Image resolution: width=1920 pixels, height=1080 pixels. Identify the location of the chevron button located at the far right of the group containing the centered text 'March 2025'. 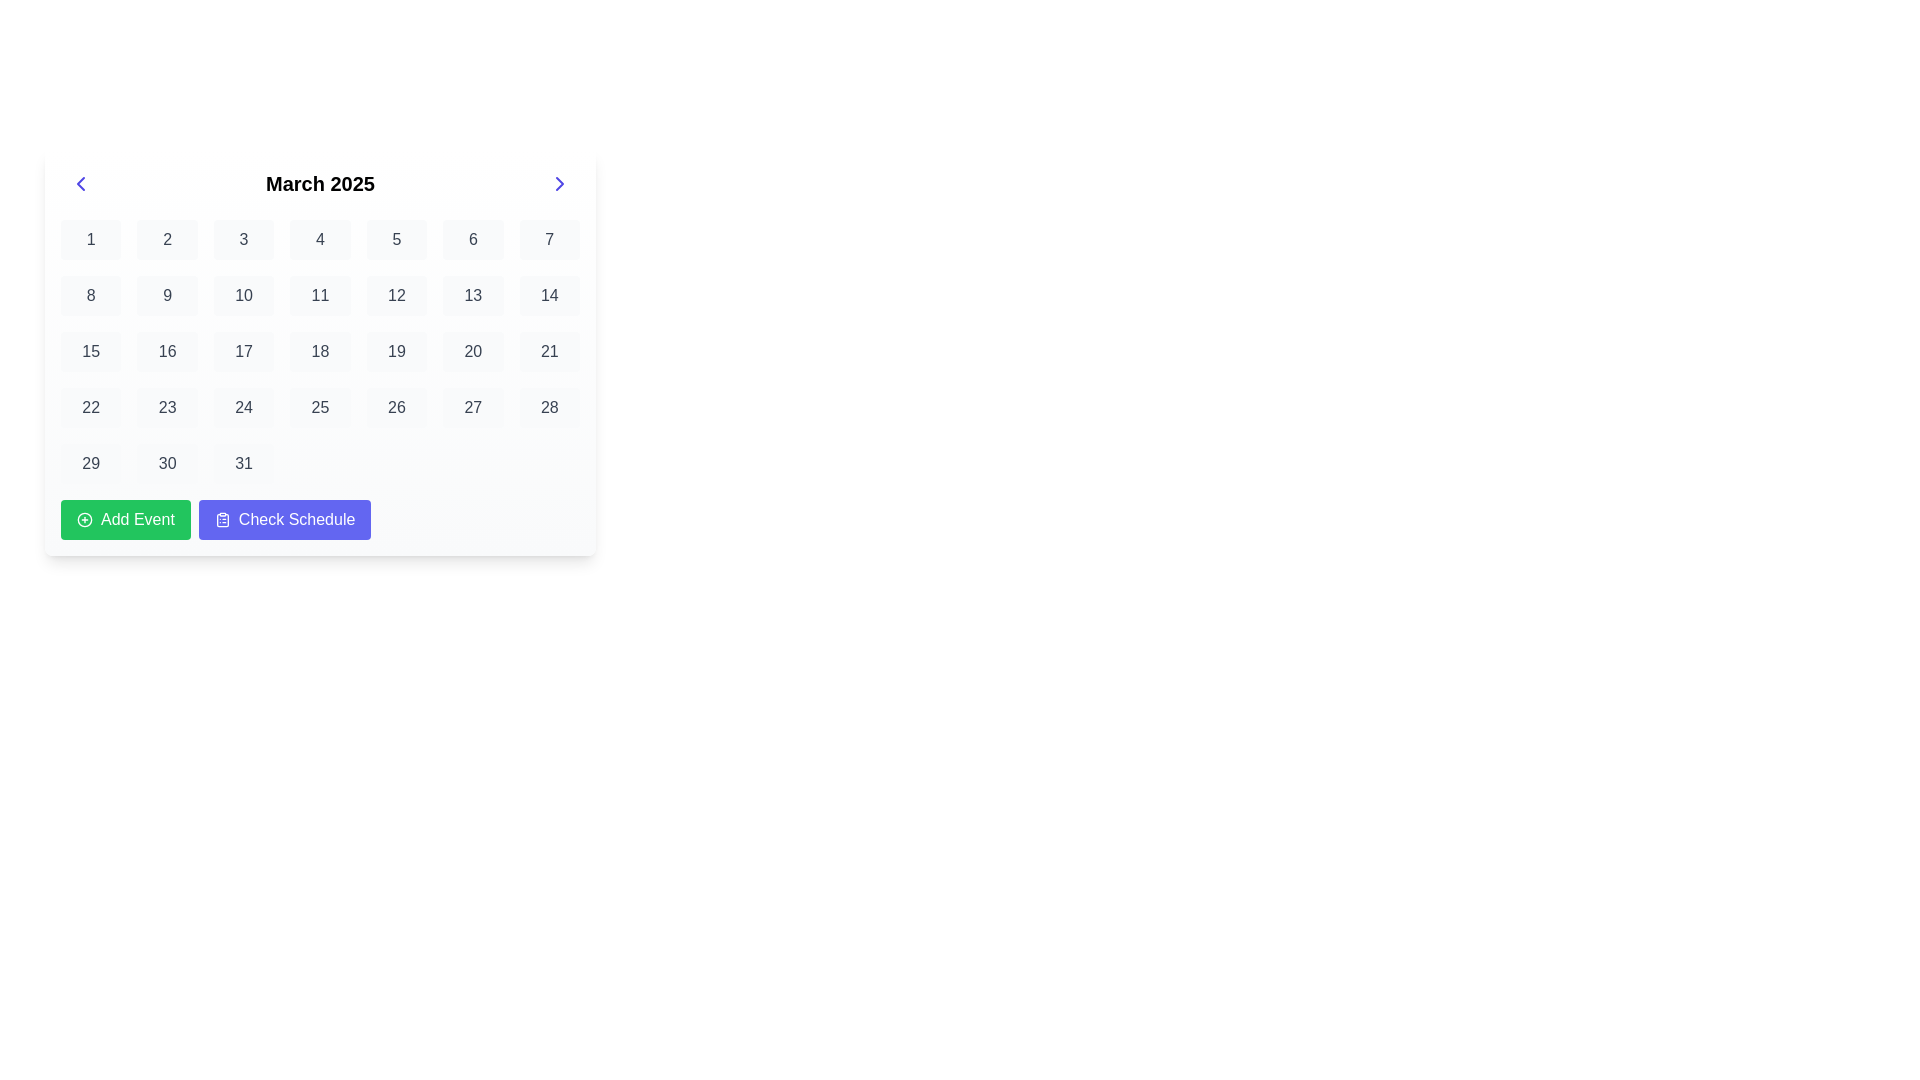
(560, 184).